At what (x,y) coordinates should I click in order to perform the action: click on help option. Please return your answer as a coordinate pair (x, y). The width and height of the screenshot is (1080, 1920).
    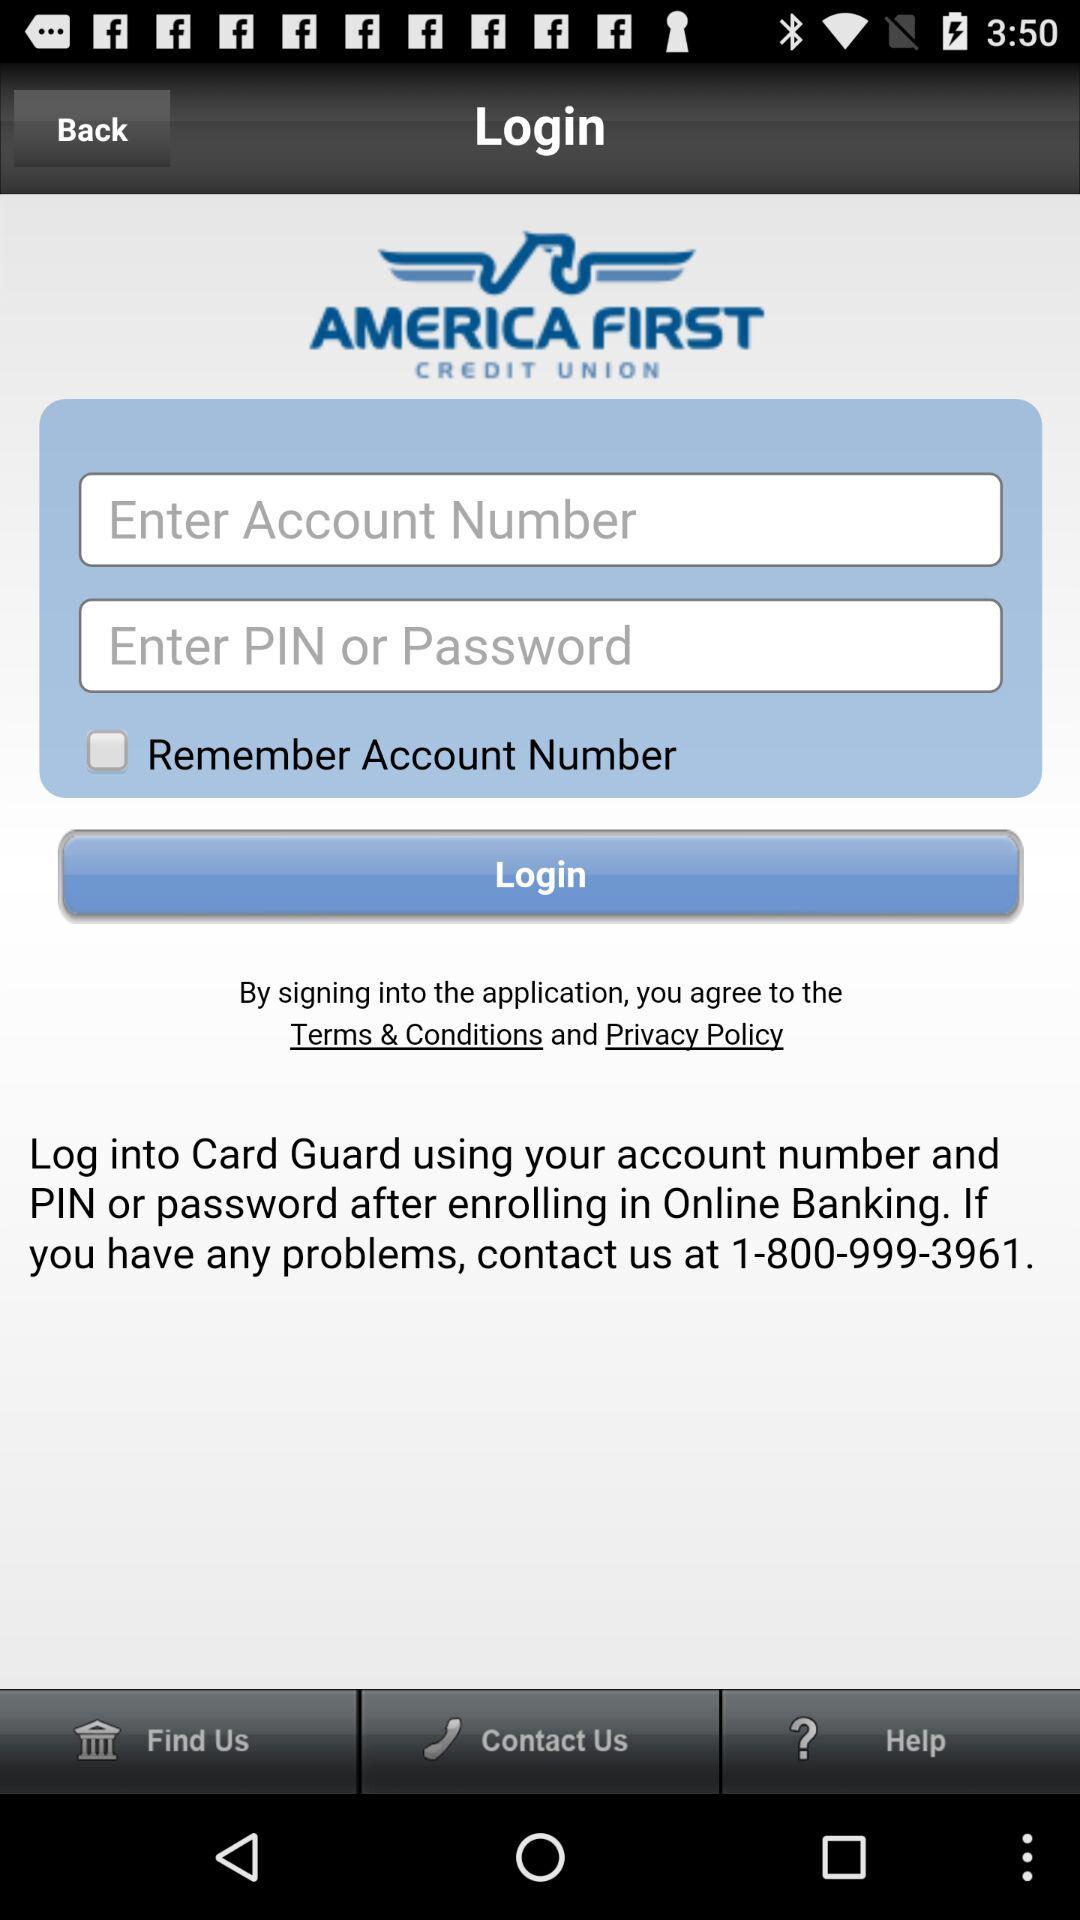
    Looking at the image, I should click on (901, 1740).